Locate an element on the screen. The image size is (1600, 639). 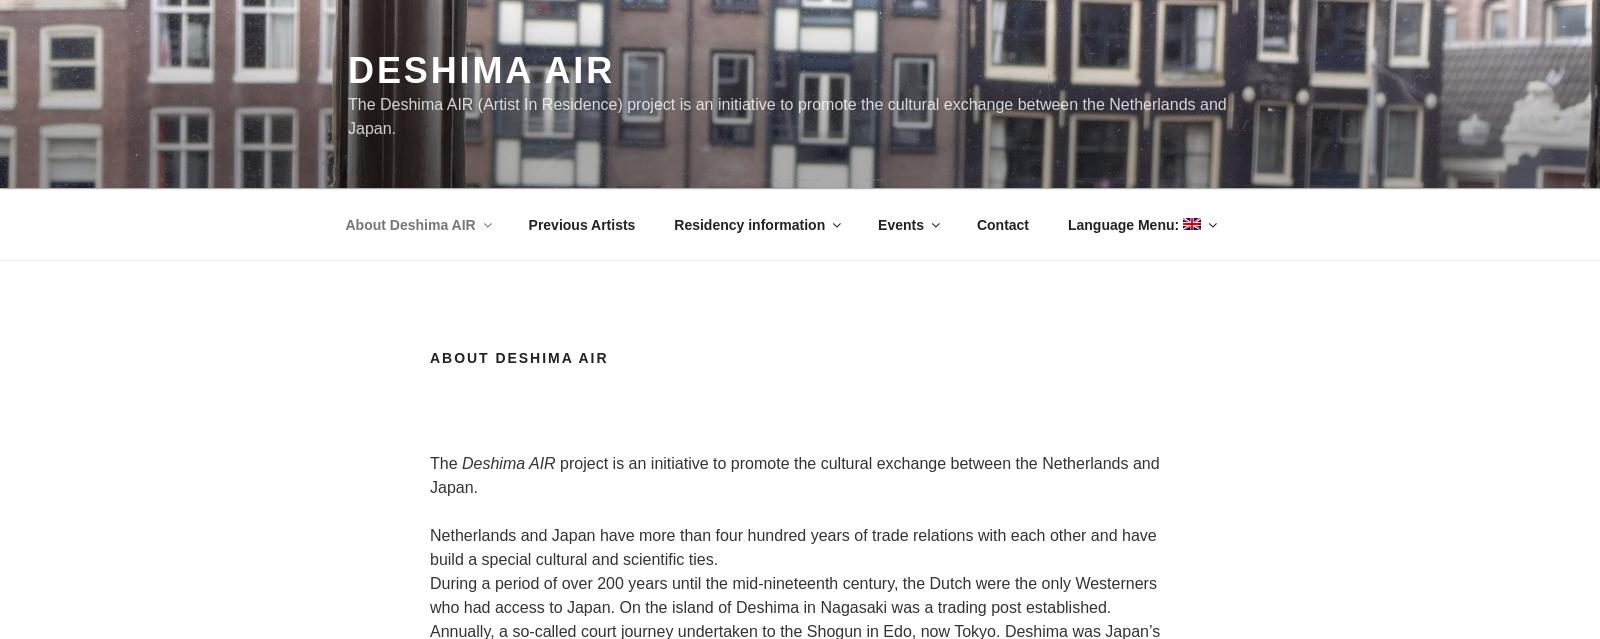
'Netherlands and Japan have more than four hundred years of trade relations with each other and have build a special cultural and scientific ties.' is located at coordinates (792, 547).